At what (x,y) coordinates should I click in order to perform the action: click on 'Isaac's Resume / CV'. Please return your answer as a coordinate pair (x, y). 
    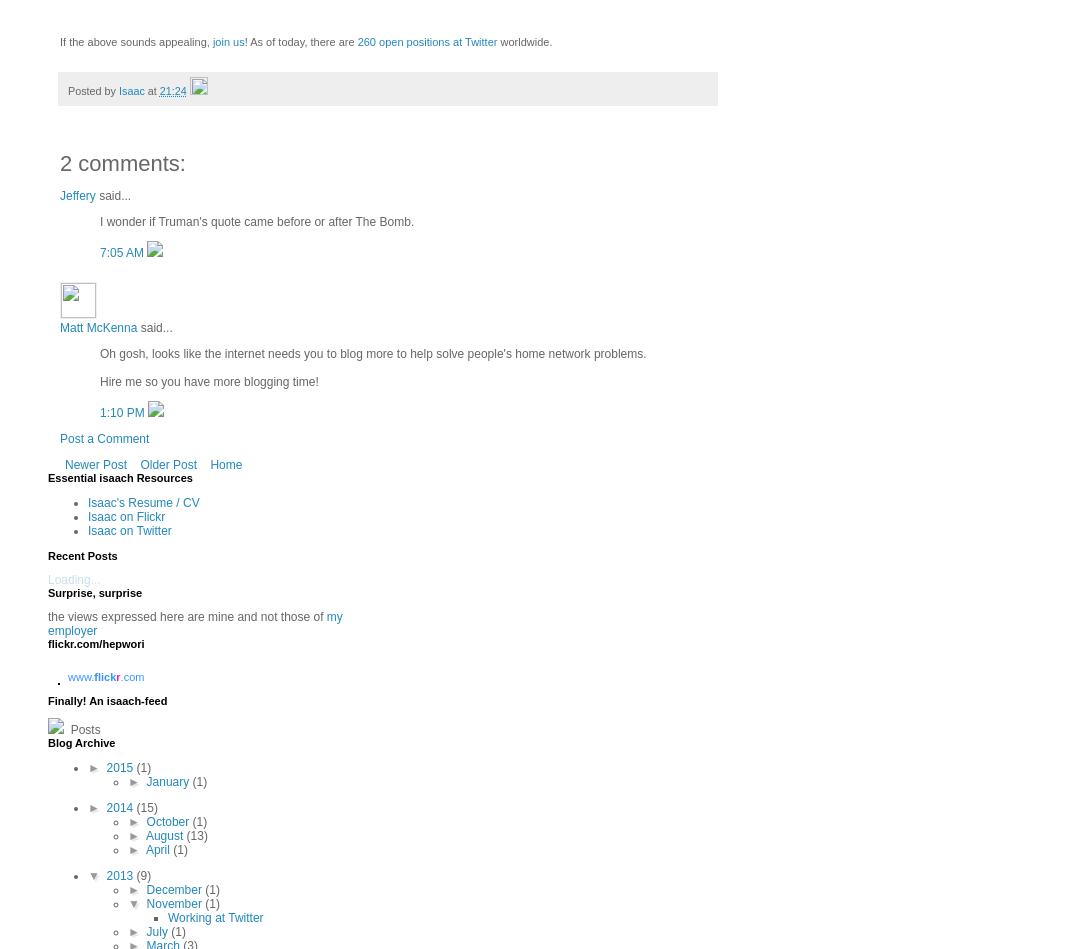
    Looking at the image, I should click on (143, 501).